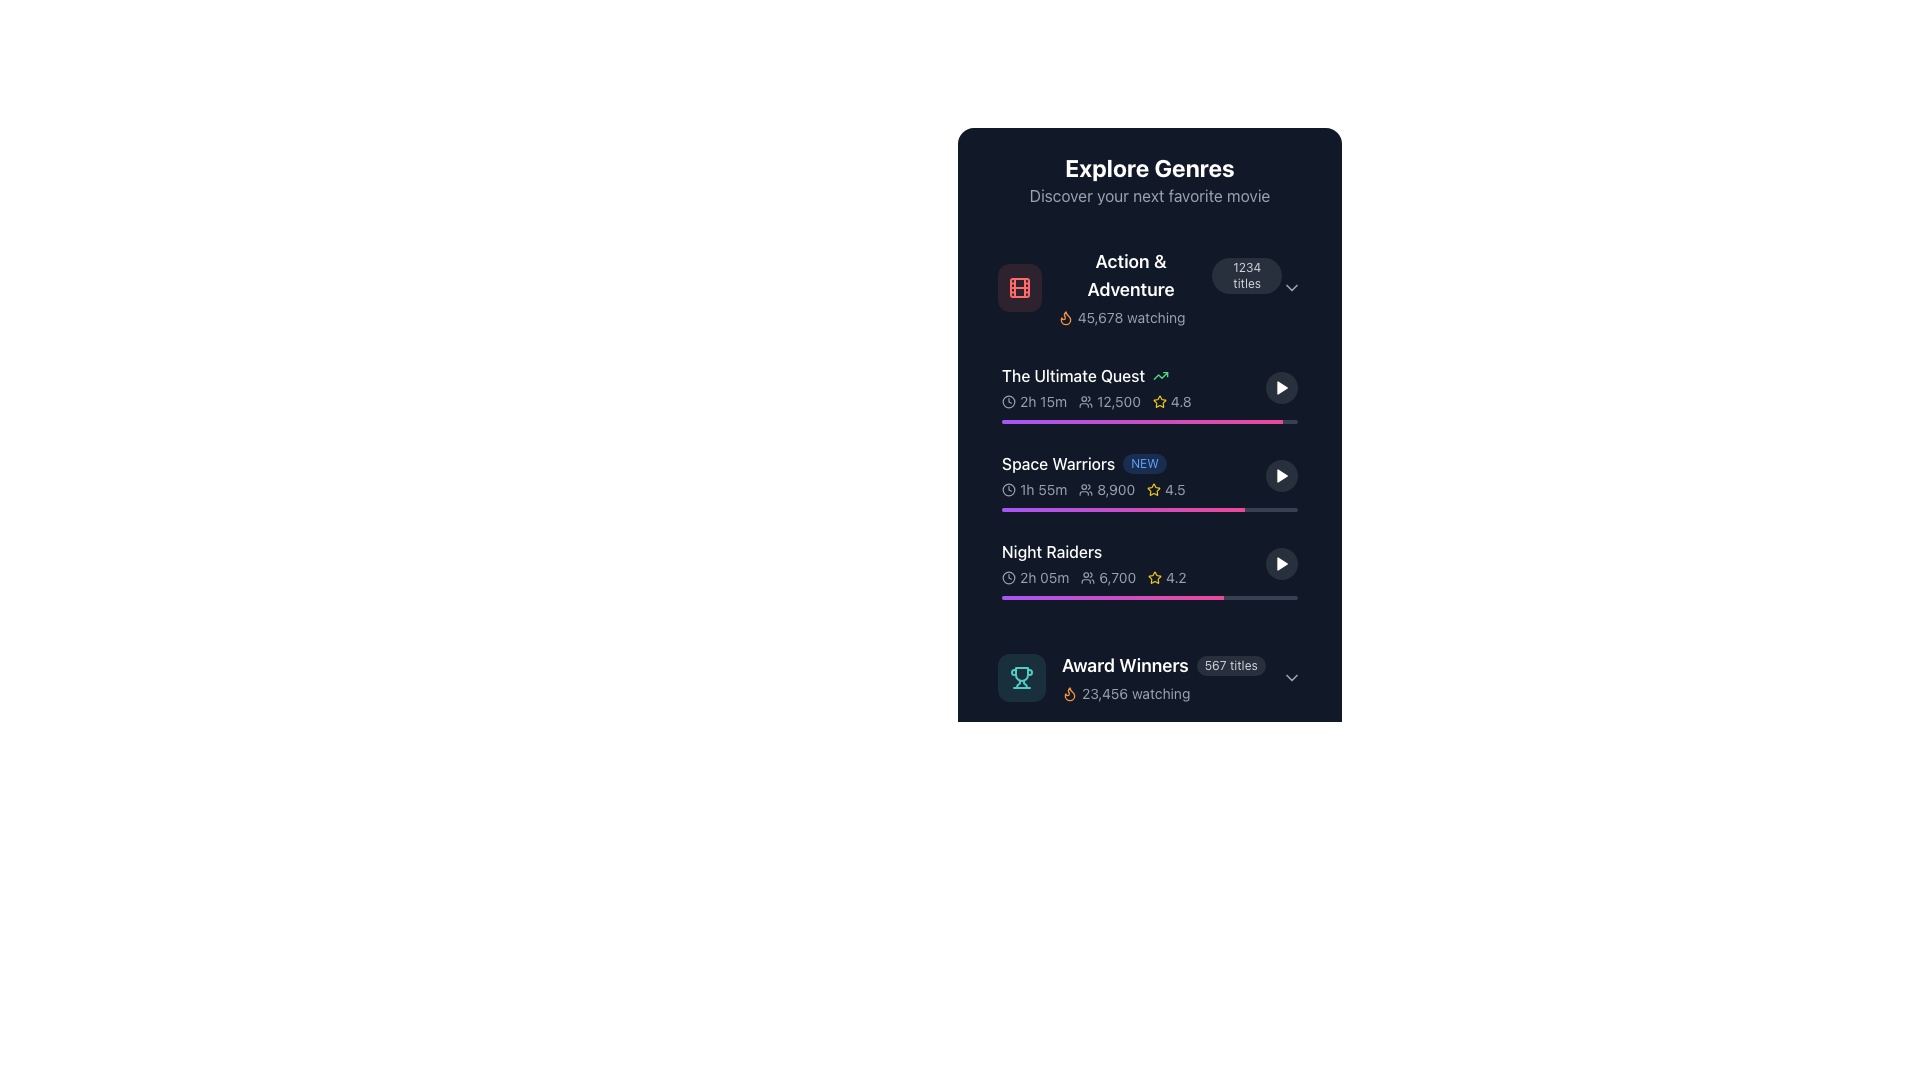  I want to click on the Chevron toggle indicator at the far-right end of the '1234 titles' button in the 'Action & Adventure' section, so click(1291, 288).